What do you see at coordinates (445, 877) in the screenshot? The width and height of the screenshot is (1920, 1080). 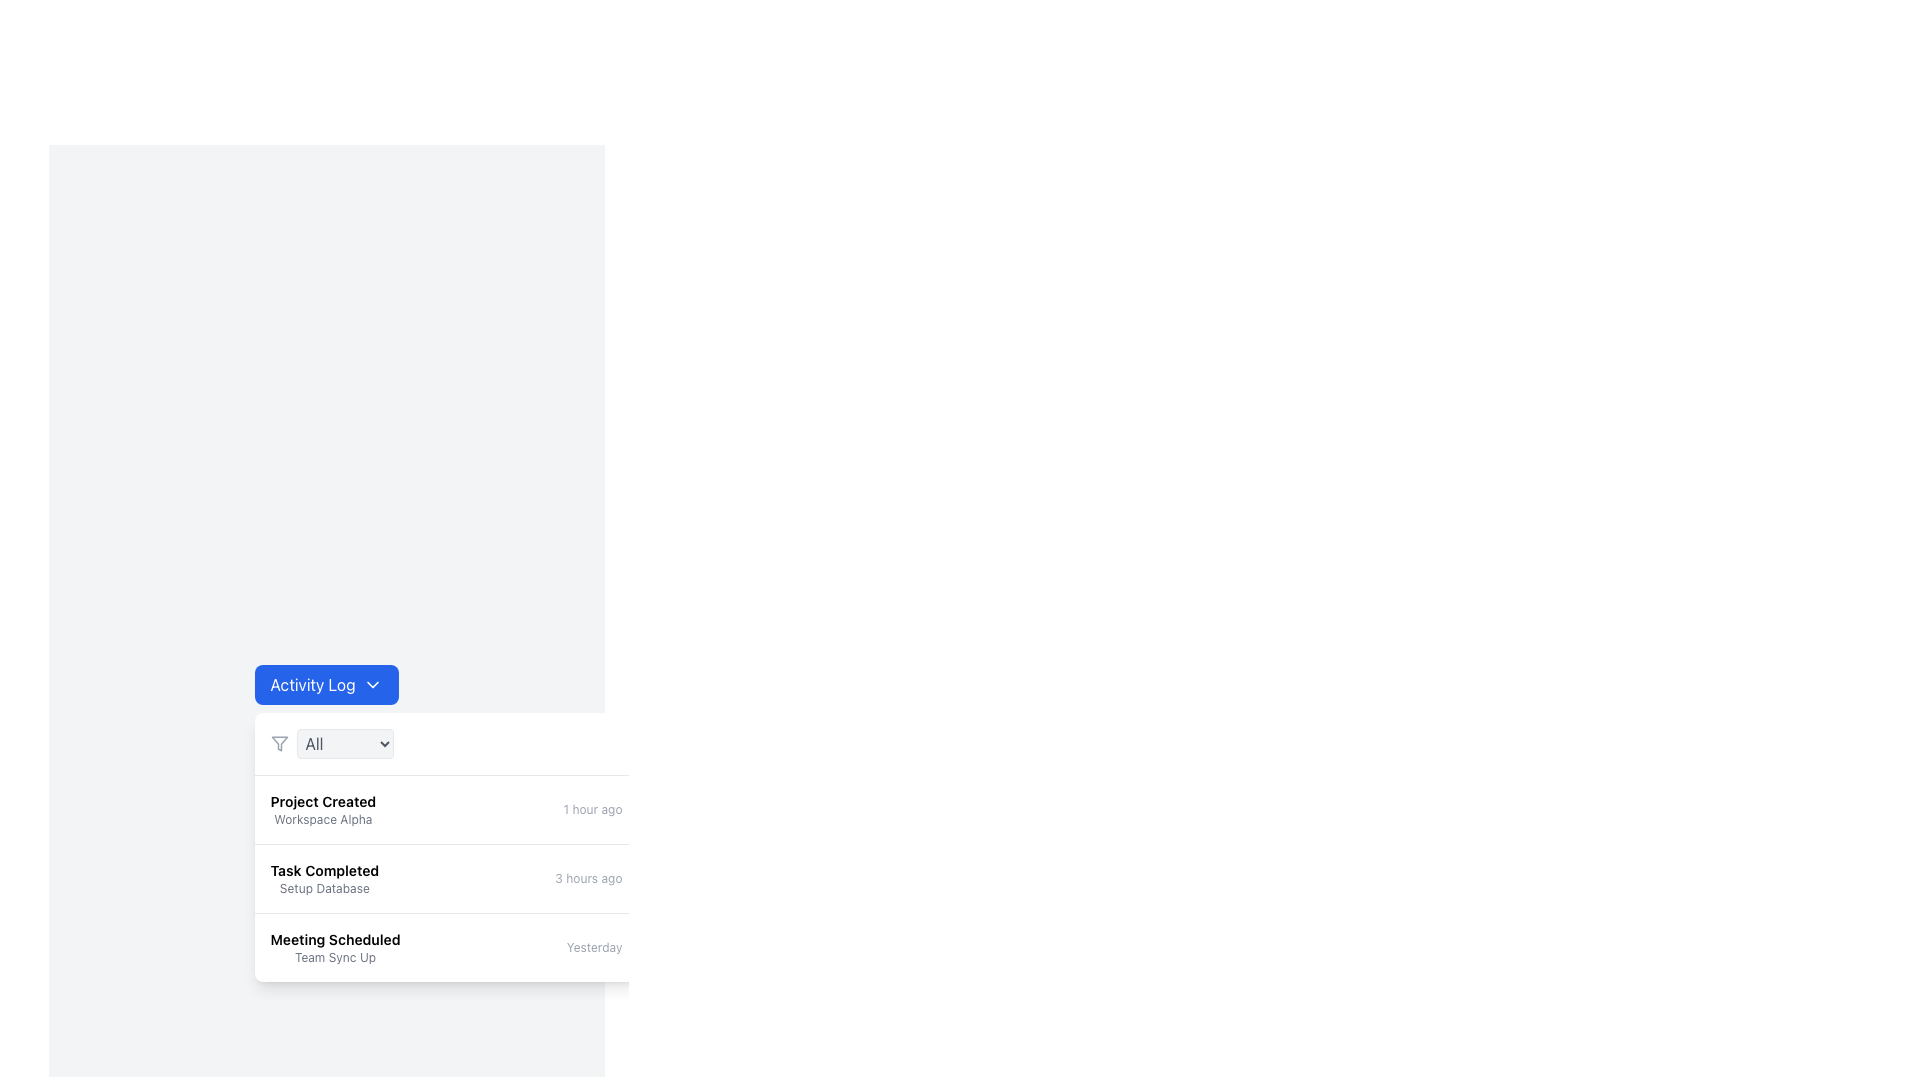 I see `the second item in the 'Activity Log' list, which represents a task completion event` at bounding box center [445, 877].